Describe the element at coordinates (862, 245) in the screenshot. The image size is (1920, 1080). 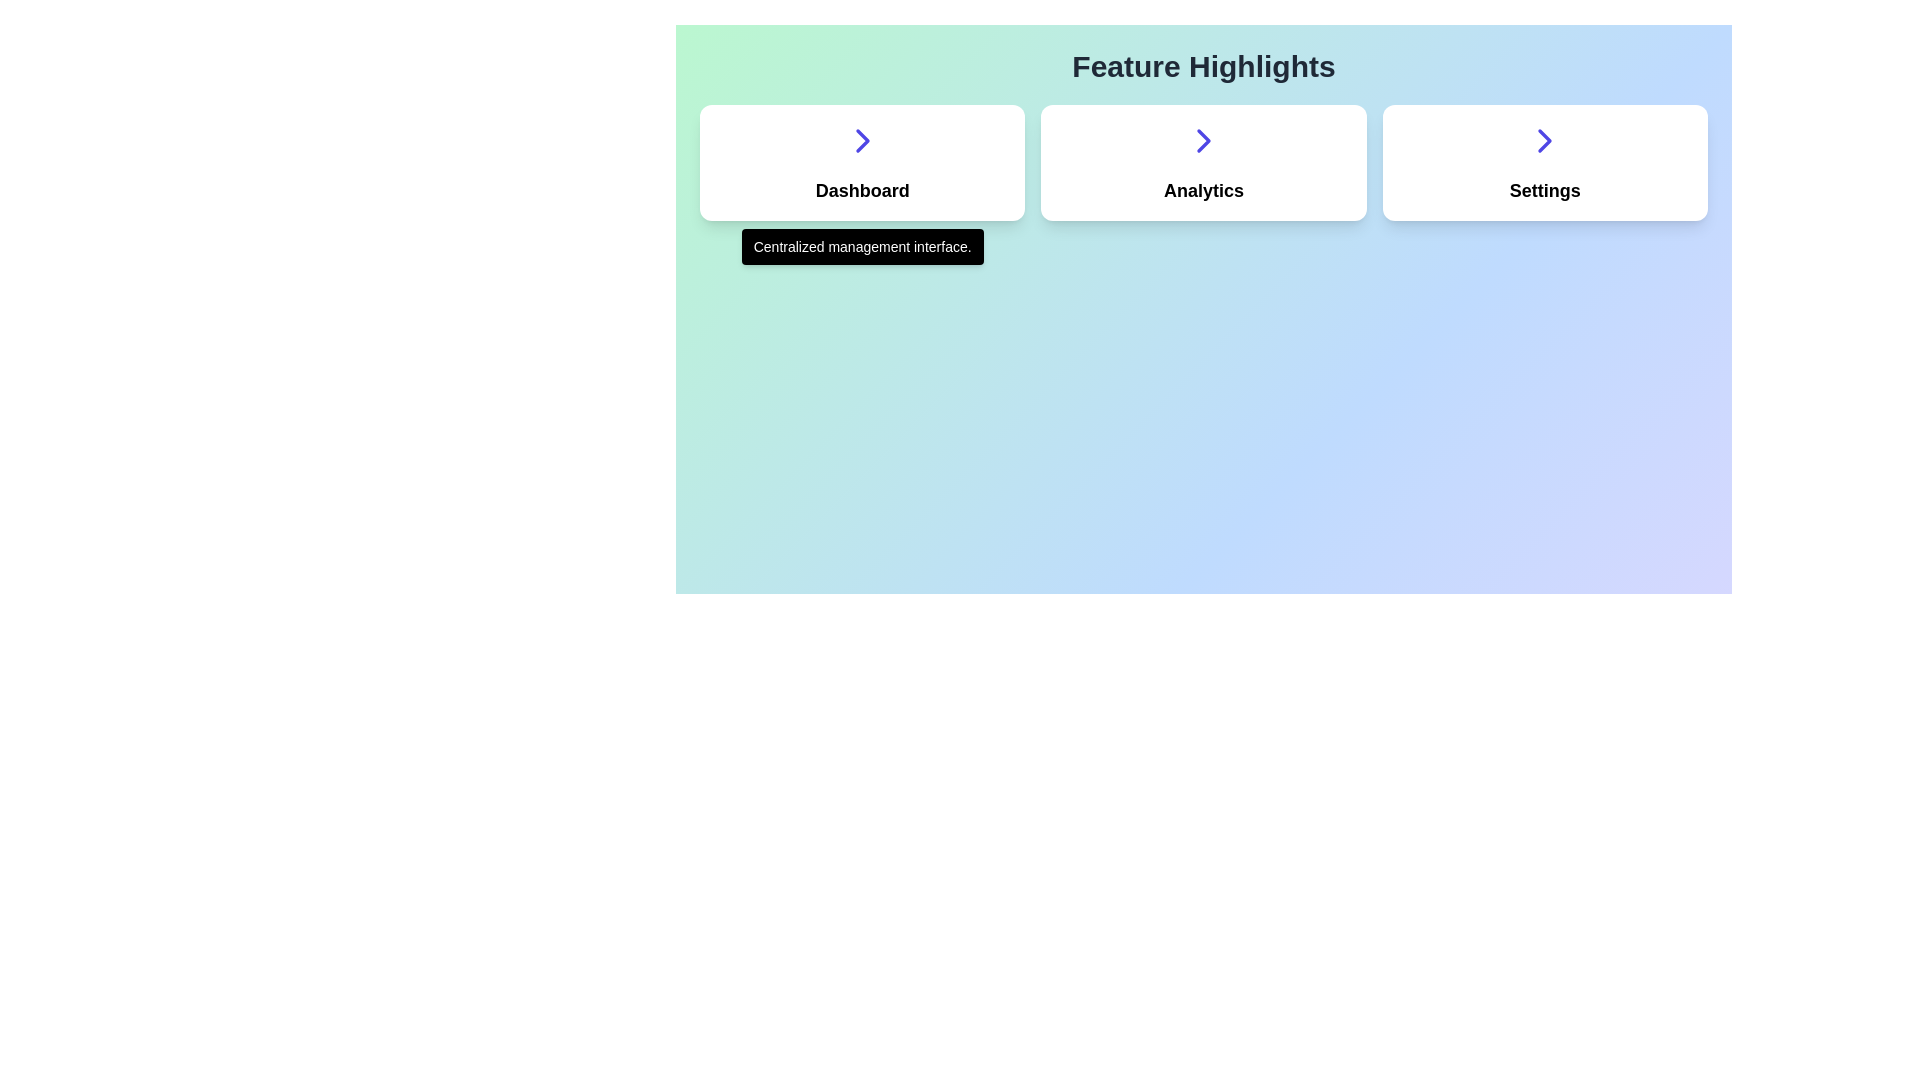
I see `the tooltip that states 'Centralized management interface', which is a black rectangular box with white text, located below the 'Dashboard' card in the 'Feature Highlights' section` at that location.